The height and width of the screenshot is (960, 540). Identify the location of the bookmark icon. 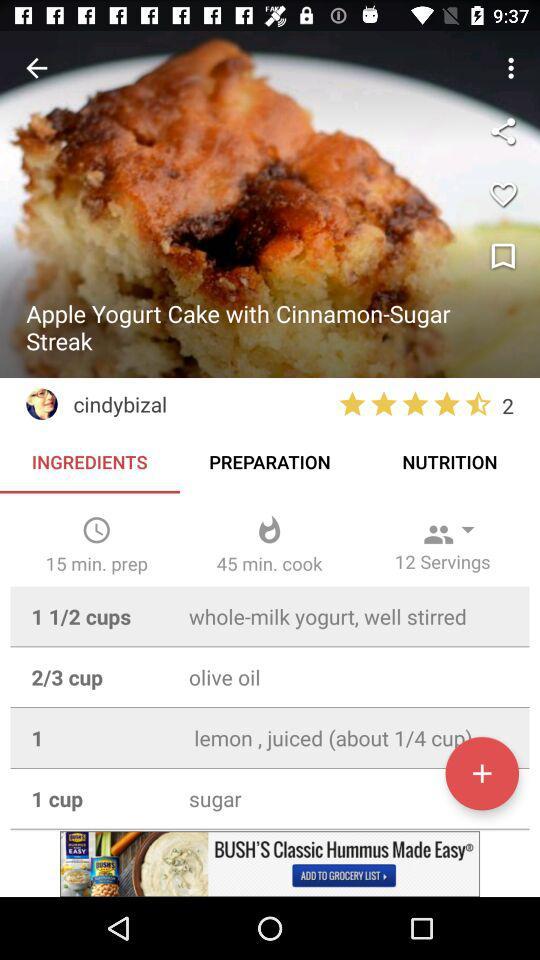
(502, 256).